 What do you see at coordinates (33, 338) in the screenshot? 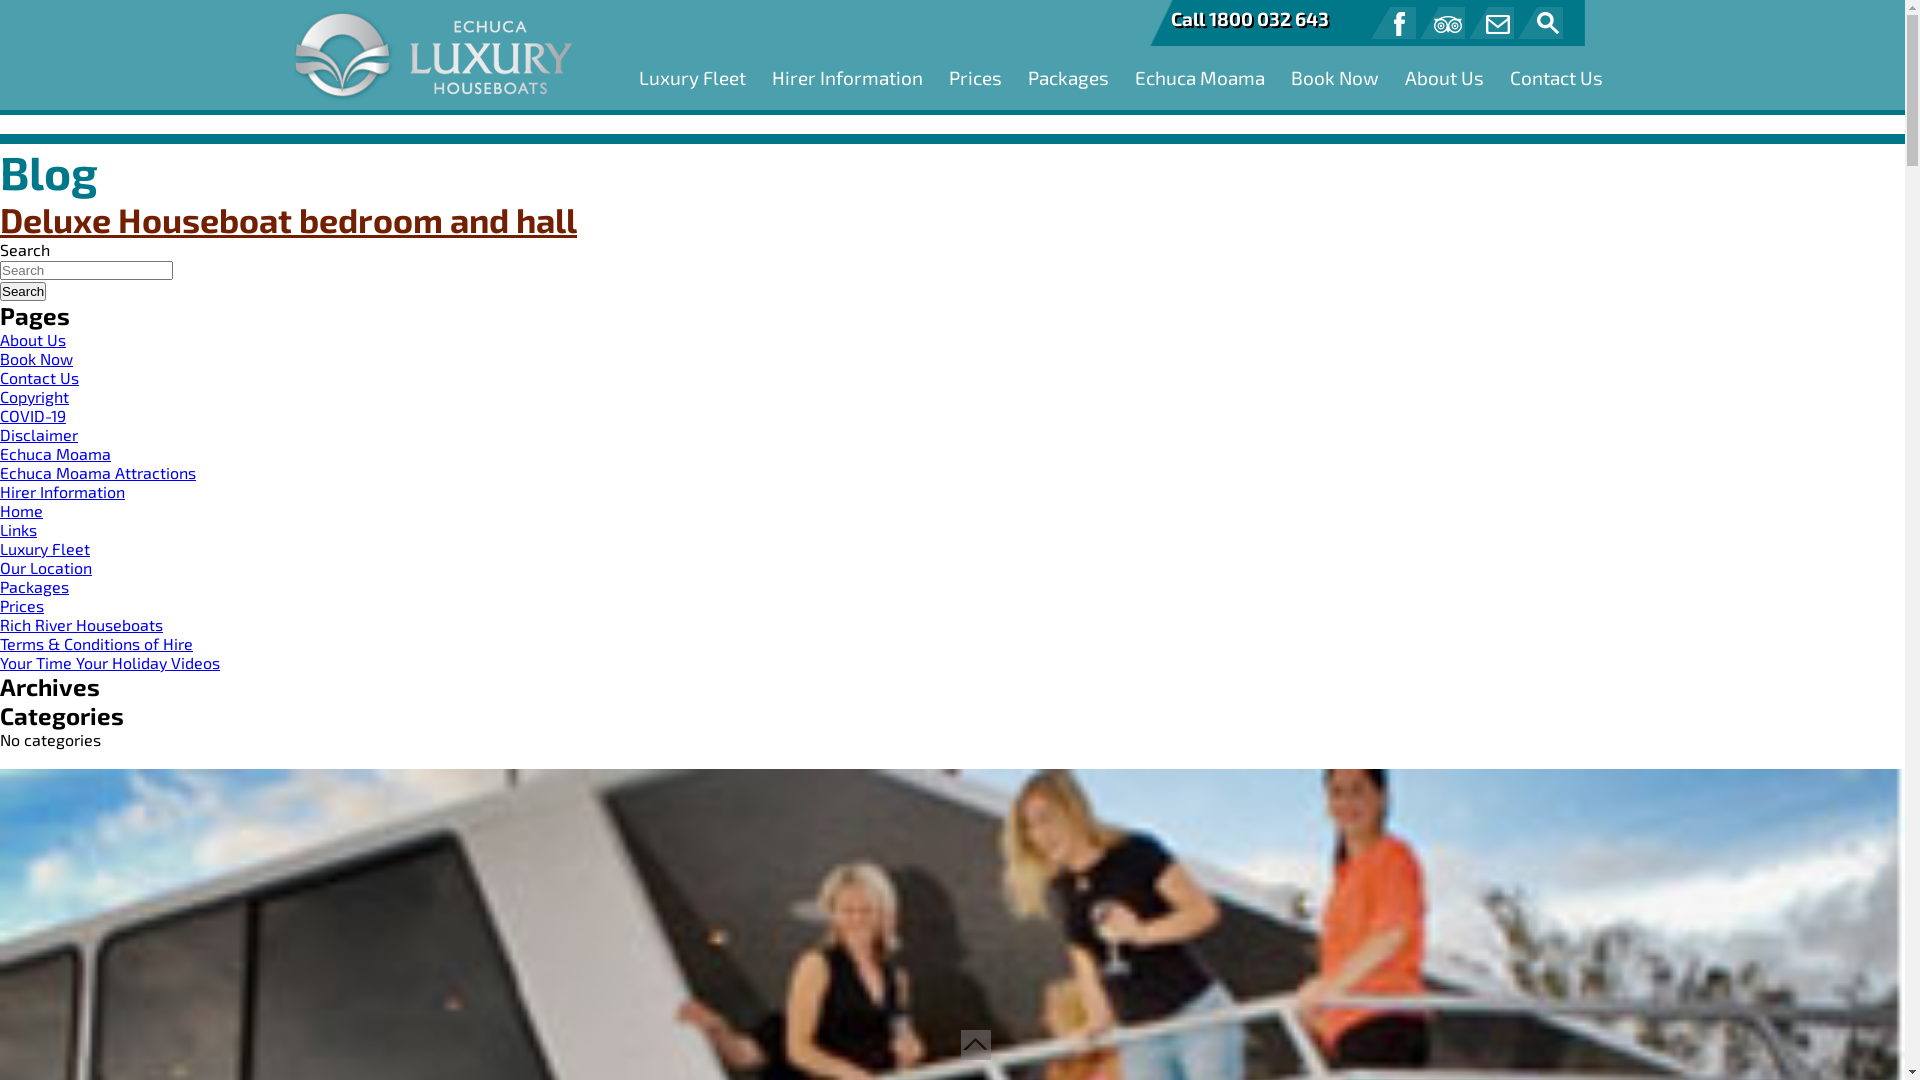
I see `'About Us'` at bounding box center [33, 338].